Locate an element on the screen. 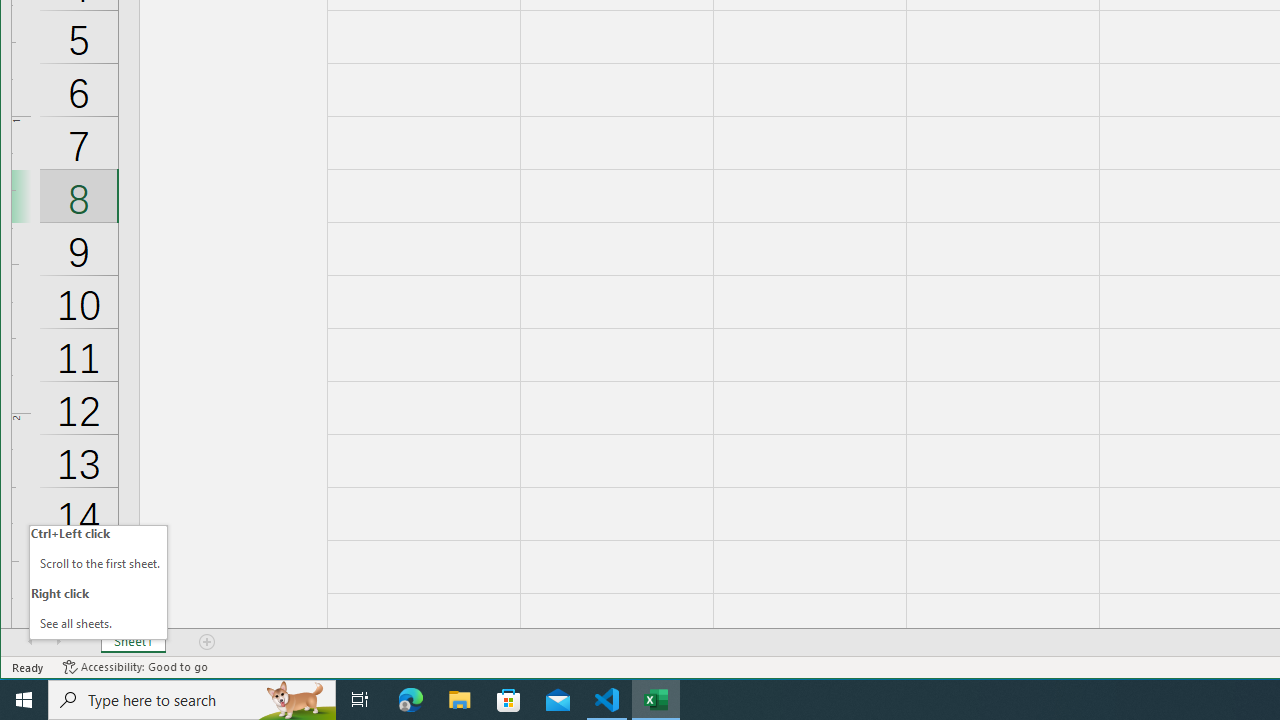 This screenshot has width=1280, height=720. 'Excel - 1 running window' is located at coordinates (656, 698).